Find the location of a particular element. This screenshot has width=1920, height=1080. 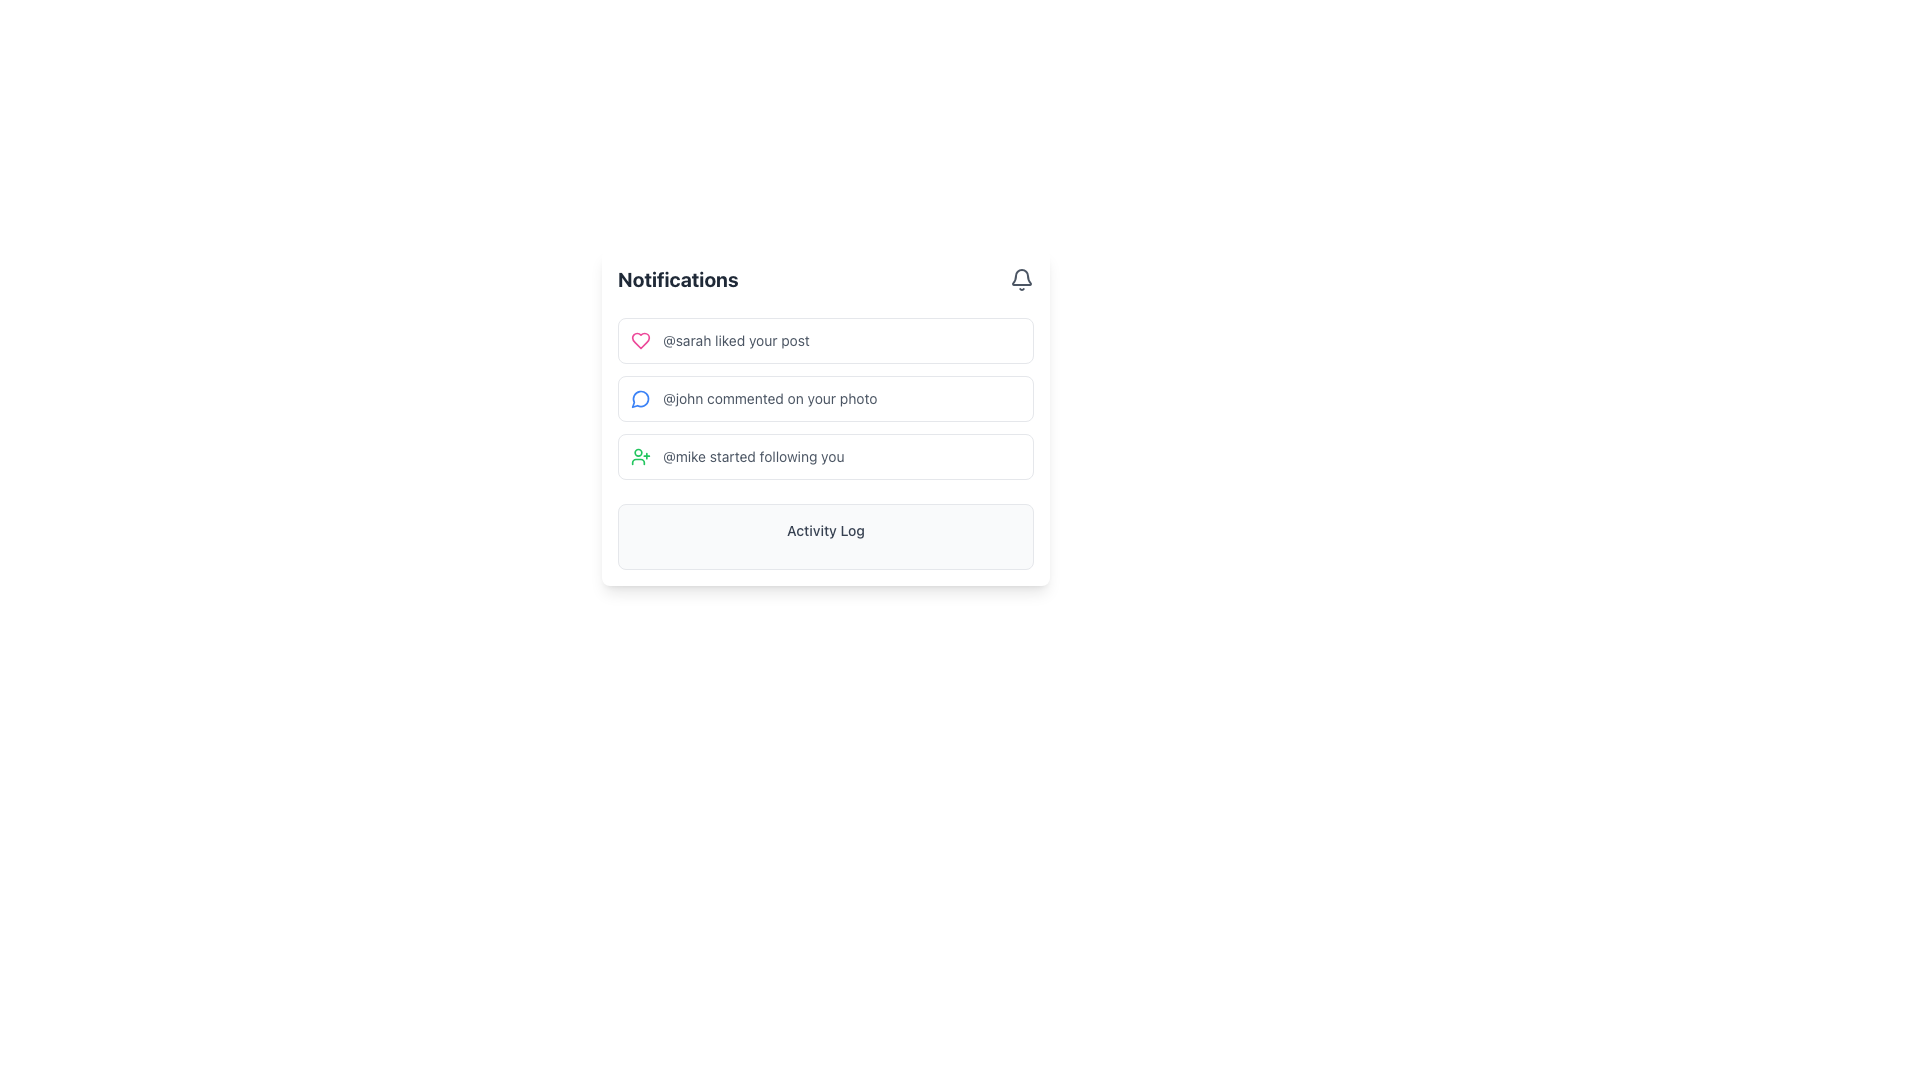

the circular blue message bubble icon located at the leftmost side of the notification stating '@john commented on your photo' in the second row of the notifications list is located at coordinates (641, 398).